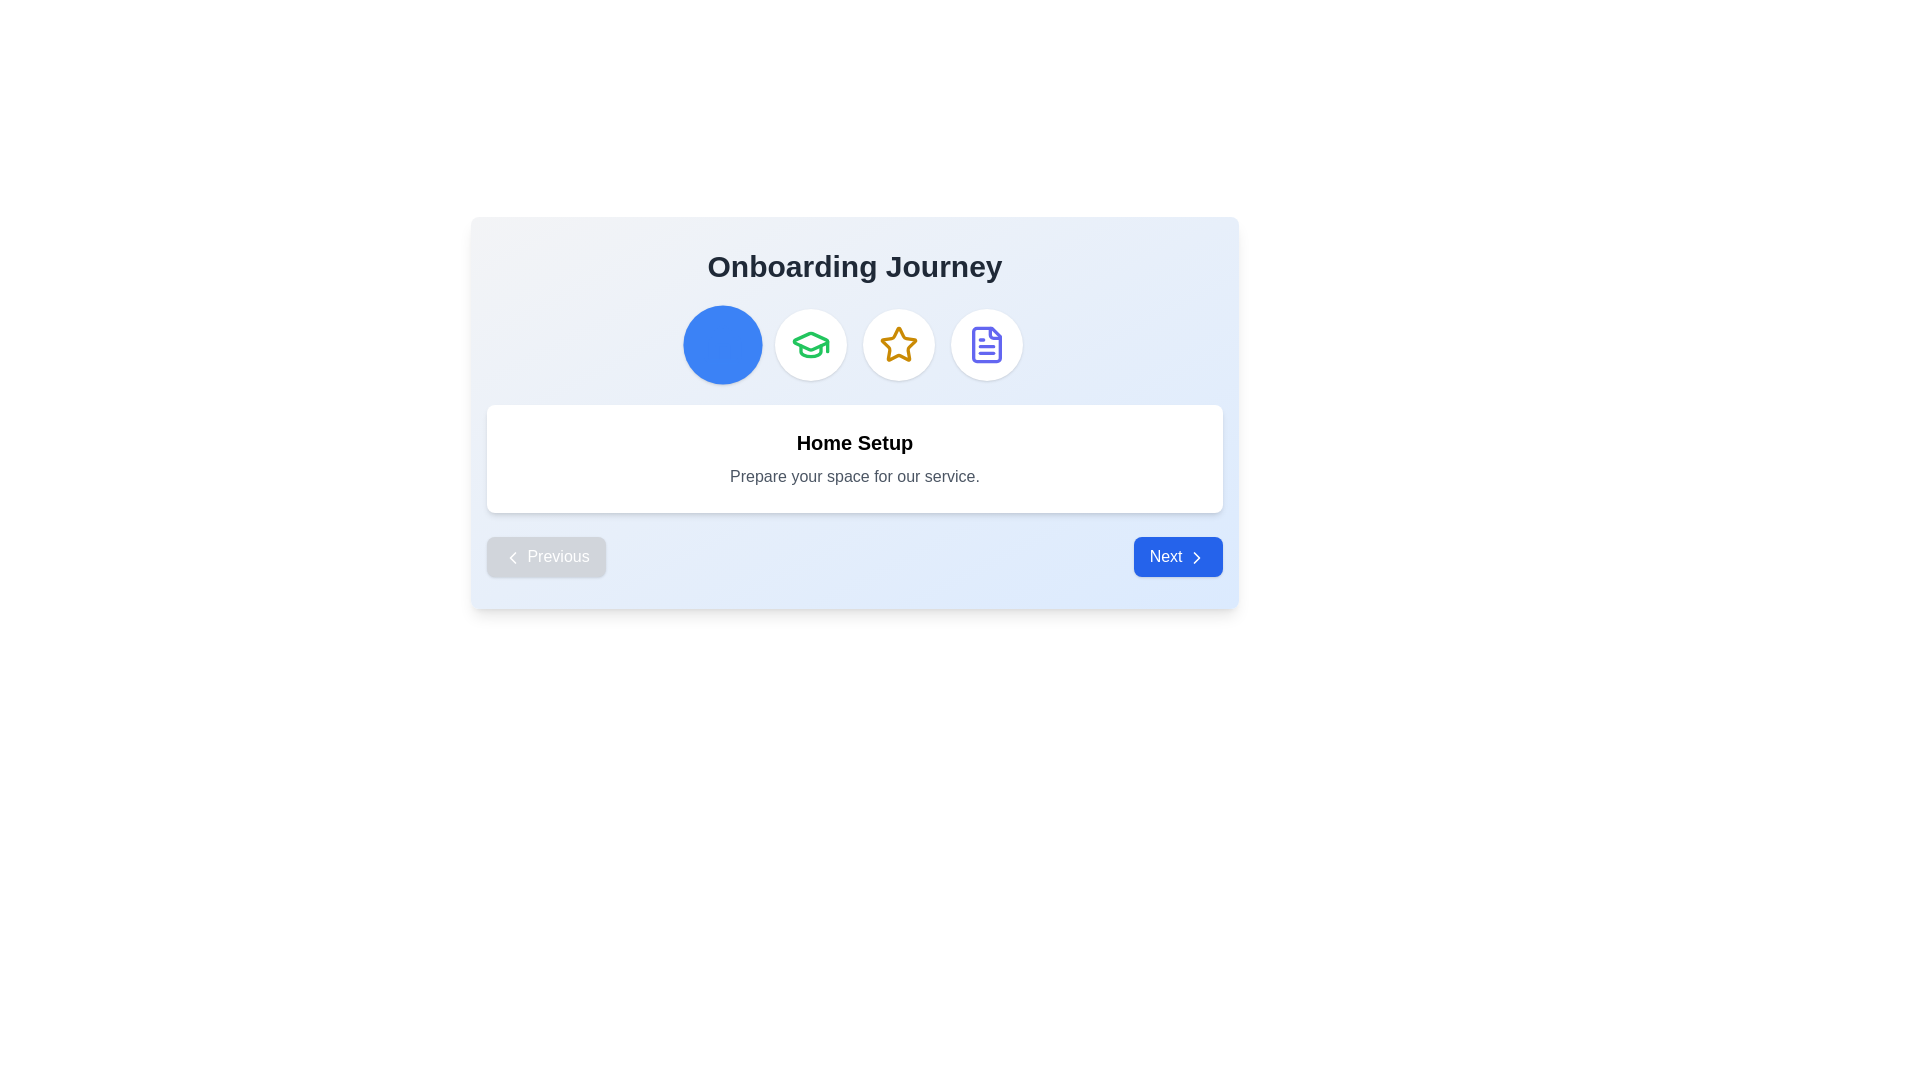 The height and width of the screenshot is (1080, 1920). Describe the element at coordinates (1196, 556) in the screenshot. I see `the 'Next' icon located within the blue button at the bottom-right corner of the interface, which represents the action of proceeding or moving forward` at that location.